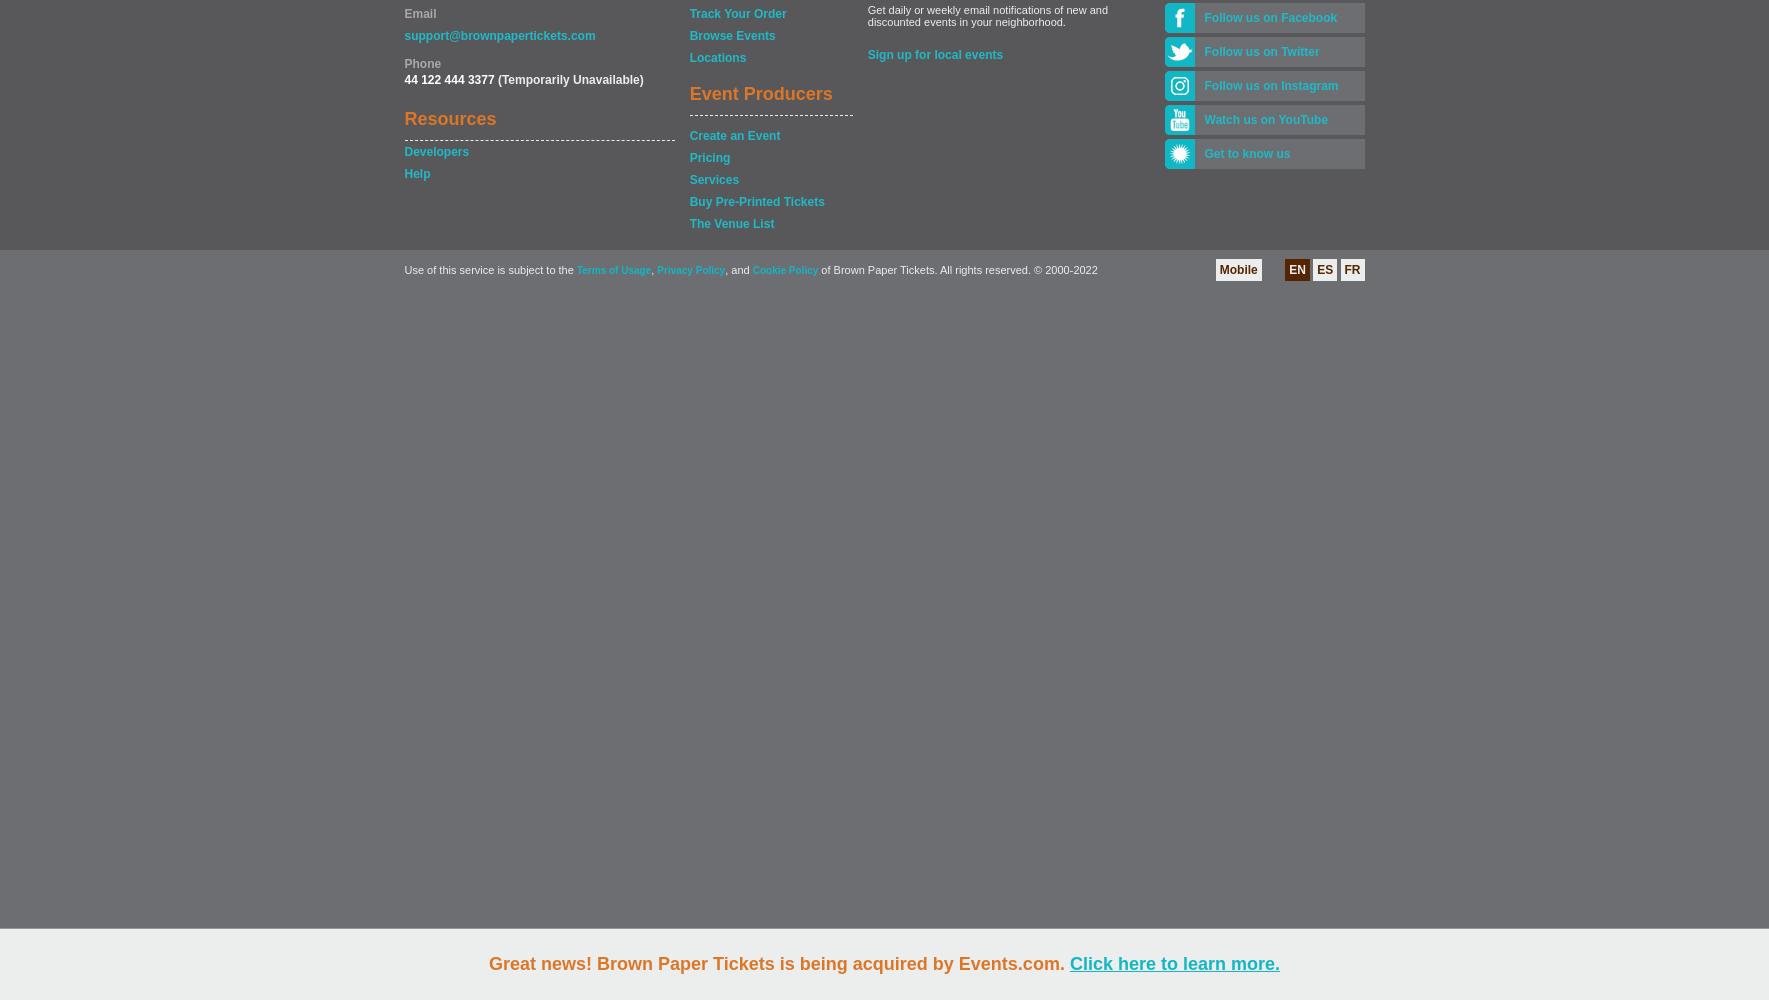 This screenshot has width=1769, height=1000. What do you see at coordinates (418, 14) in the screenshot?
I see `'Email'` at bounding box center [418, 14].